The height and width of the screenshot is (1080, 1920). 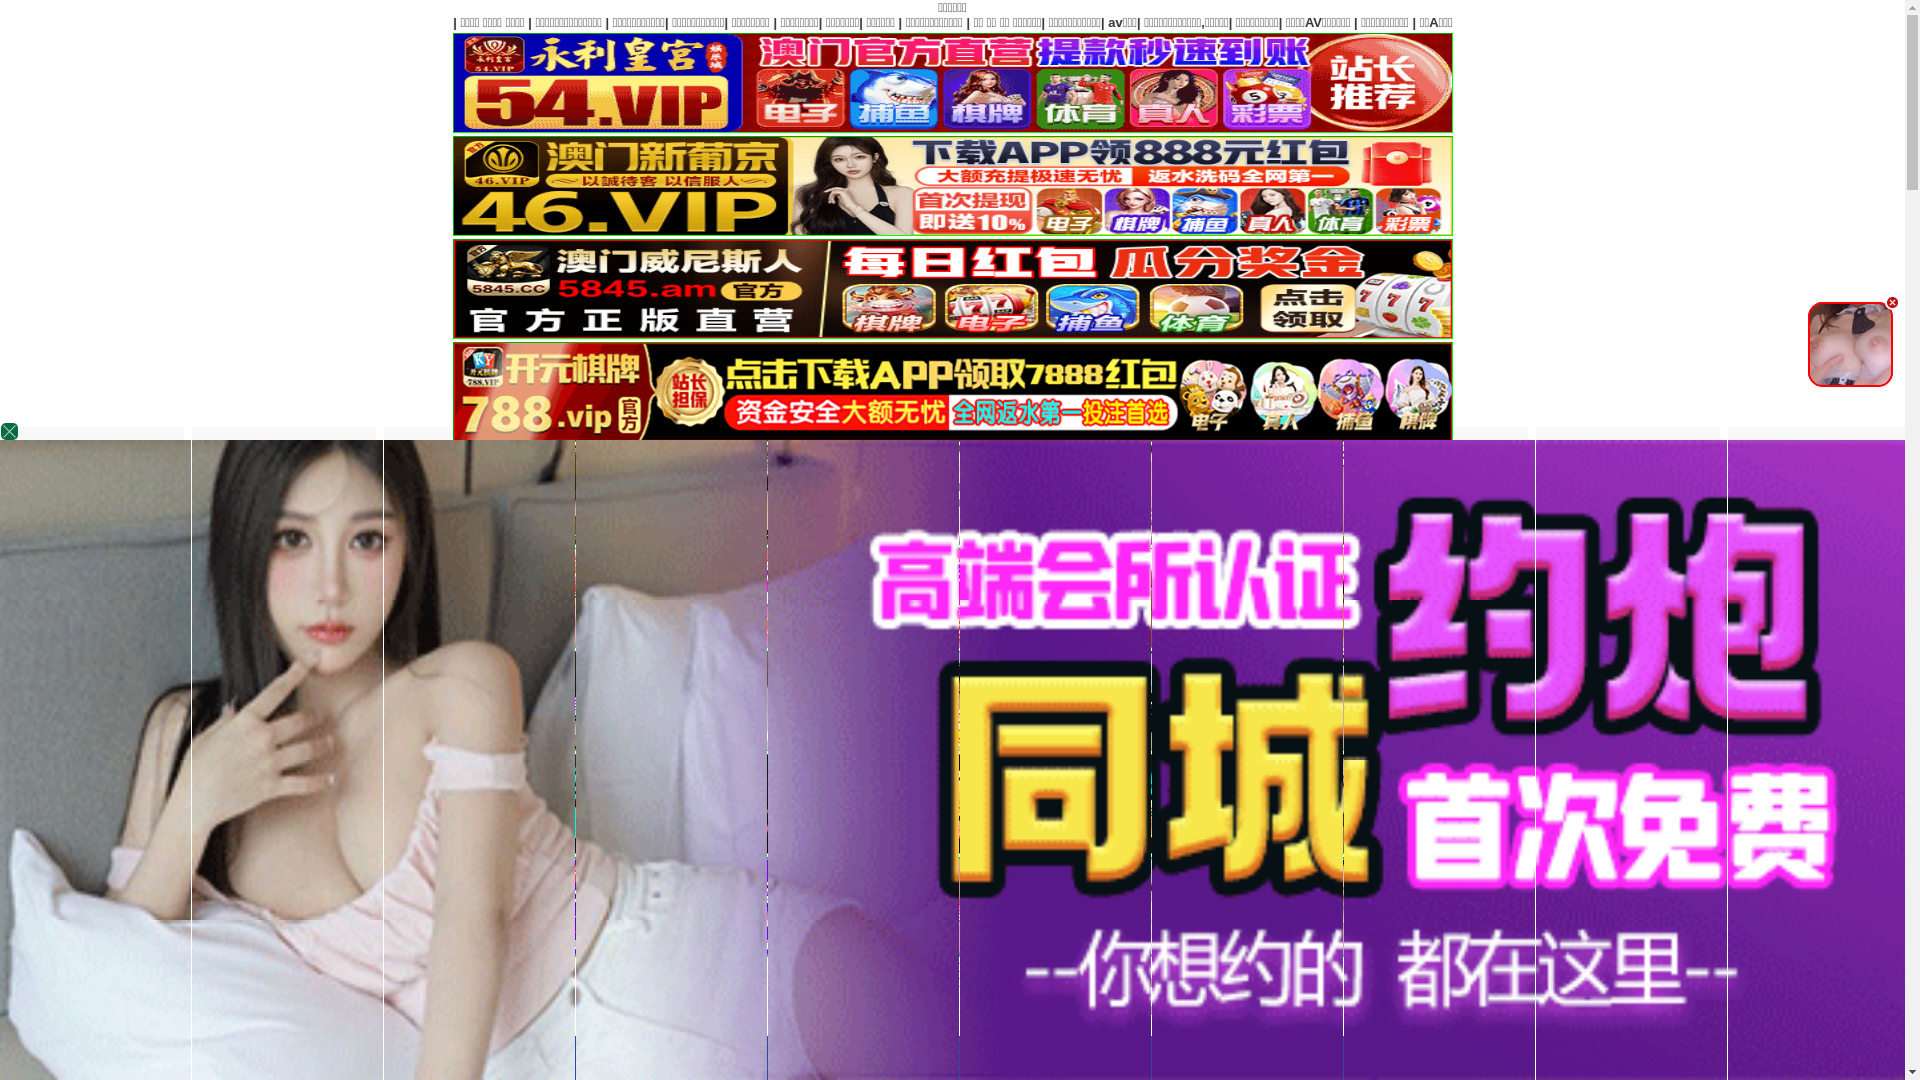 What do you see at coordinates (1325, 22) in the screenshot?
I see `'|'` at bounding box center [1325, 22].